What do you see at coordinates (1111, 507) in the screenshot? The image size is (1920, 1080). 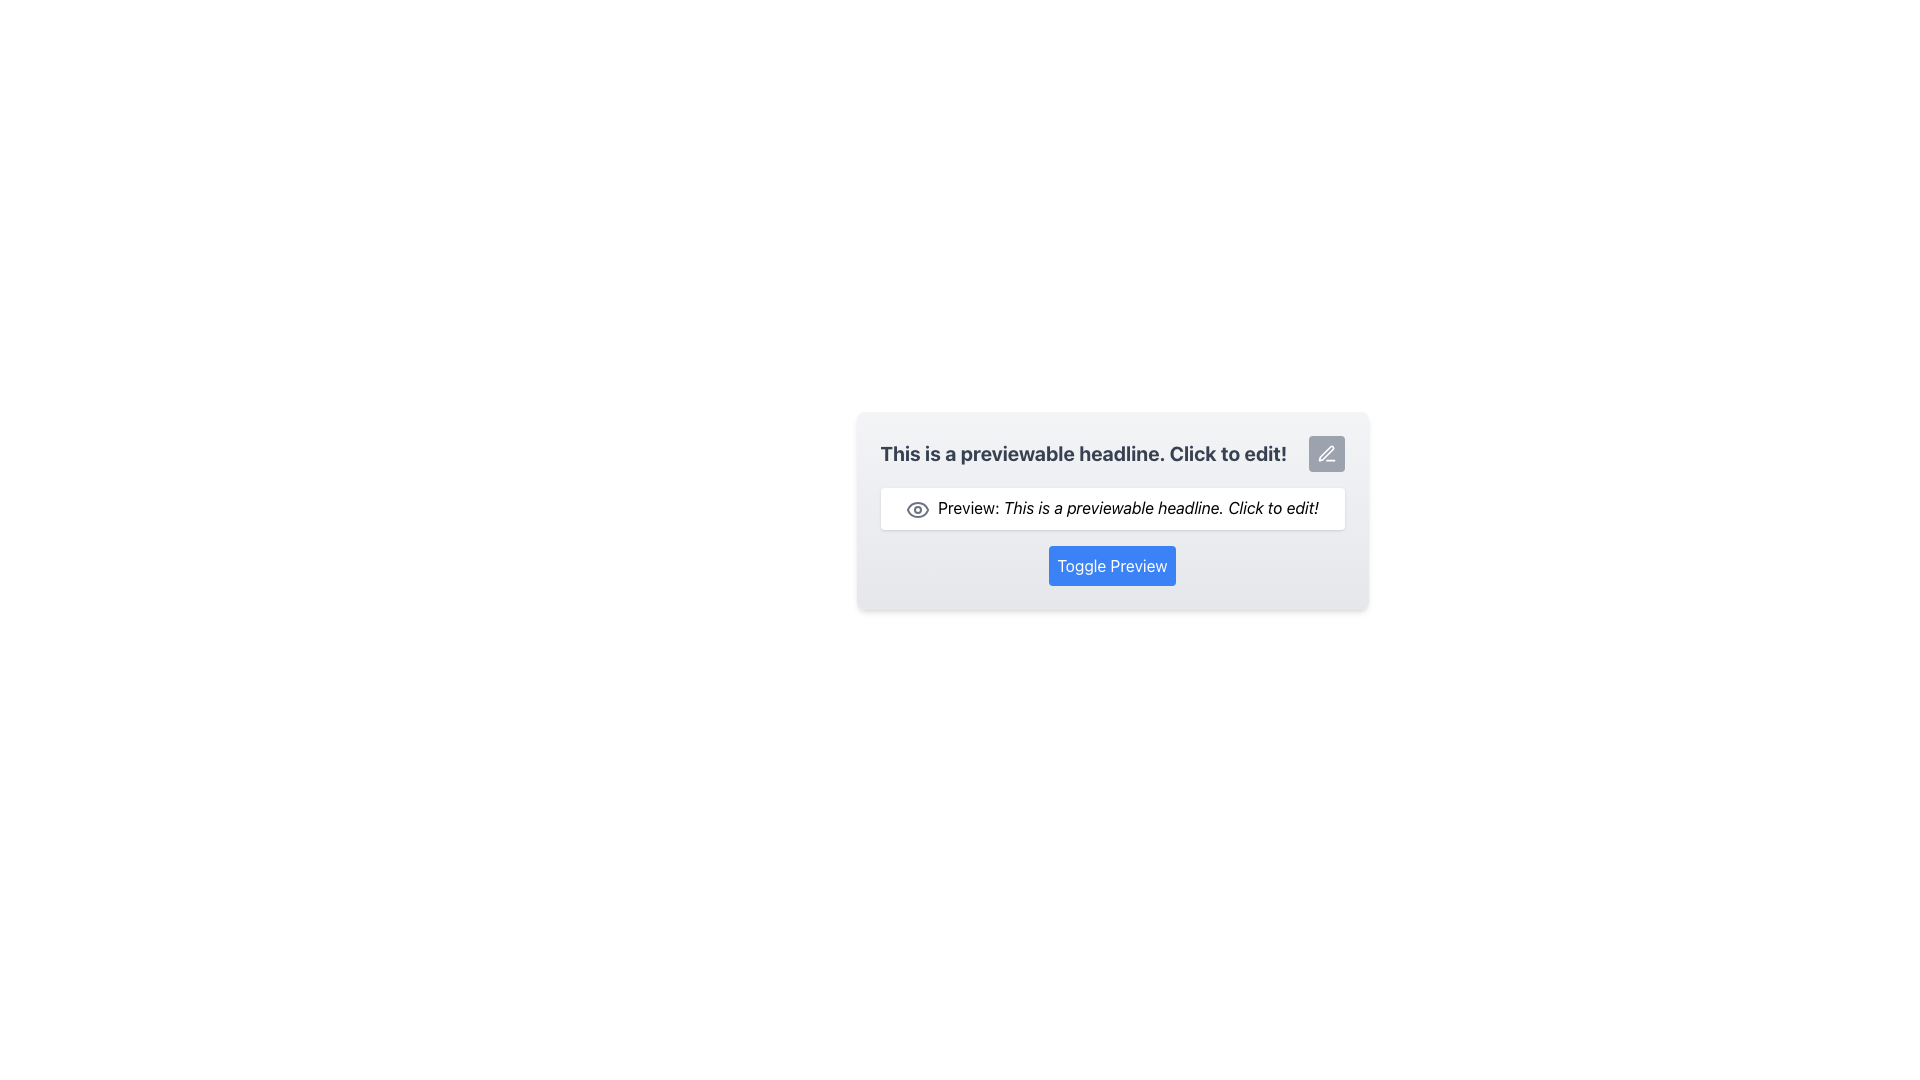 I see `the text box containing the preview icon and the text 'Preview: This is a previewable headline. Click to edit!' to trigger associated elements` at bounding box center [1111, 507].